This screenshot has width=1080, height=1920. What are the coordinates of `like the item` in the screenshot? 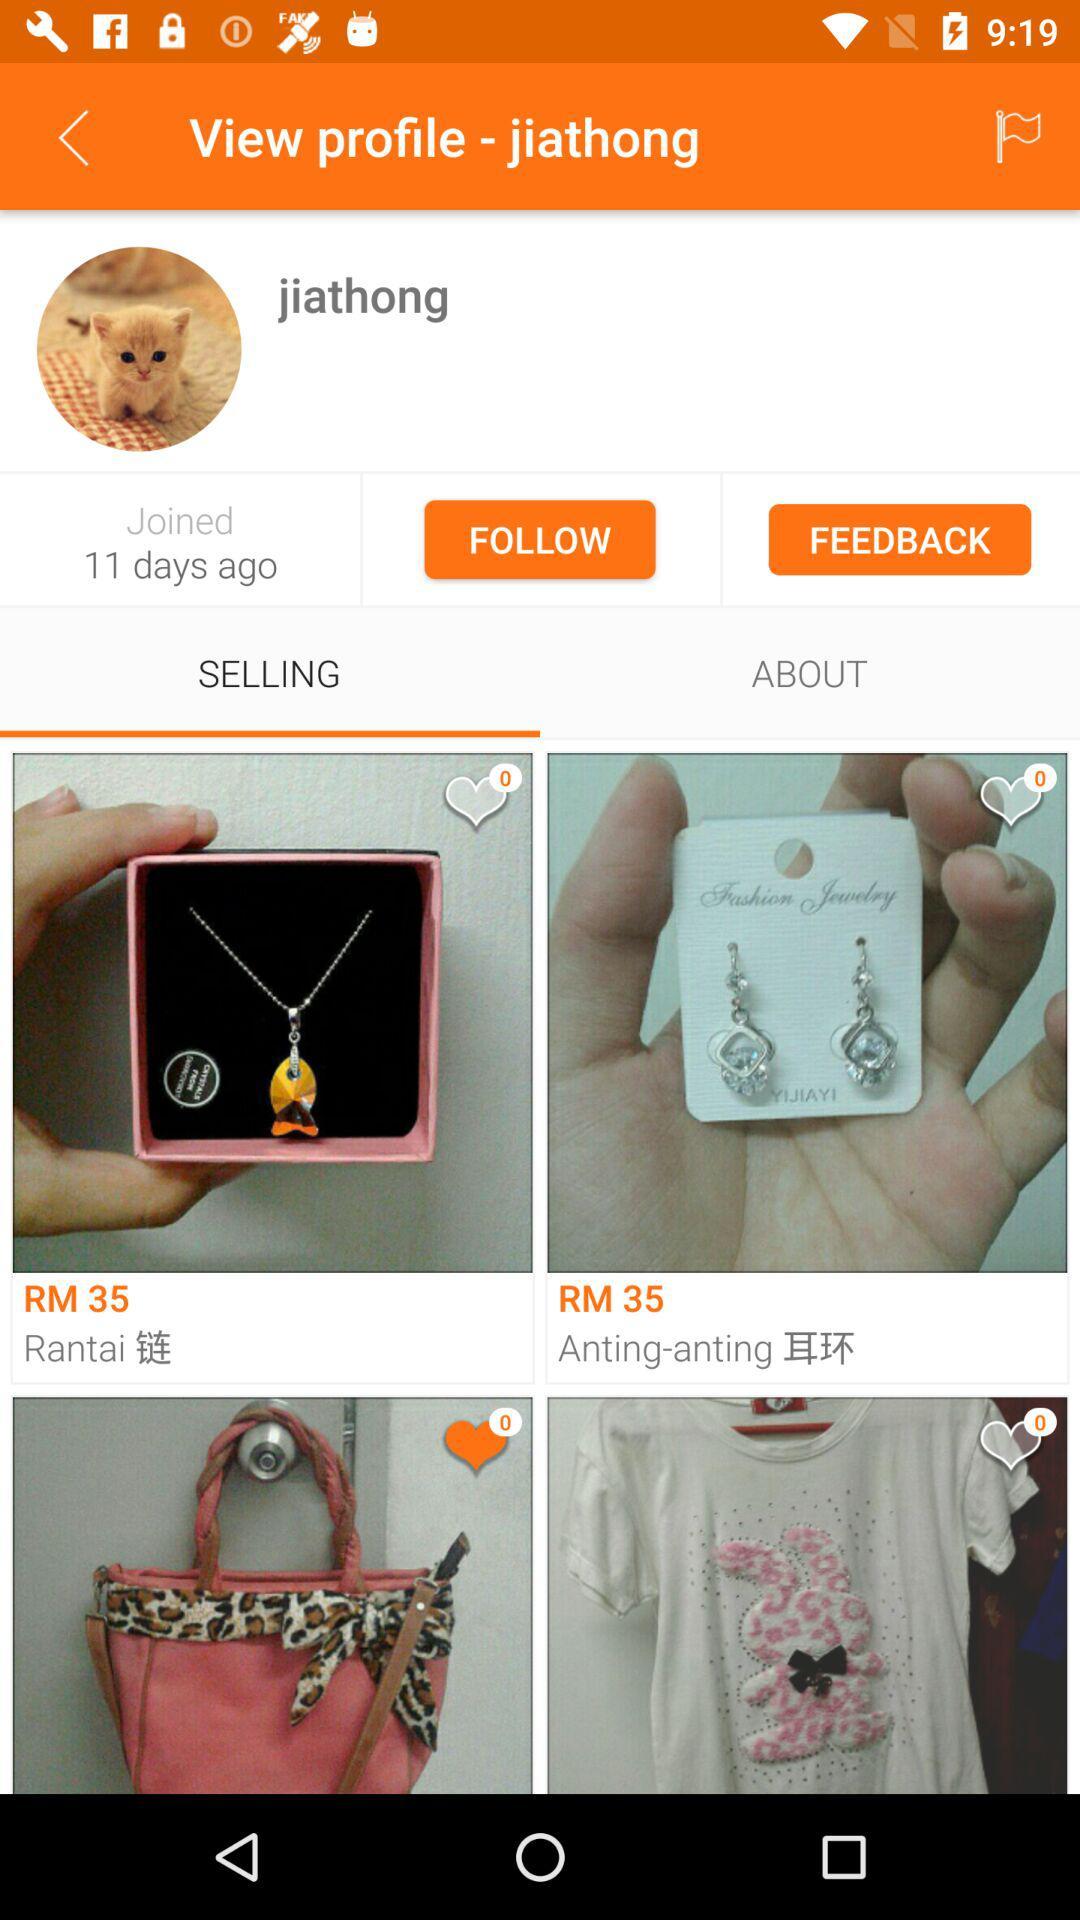 It's located at (474, 805).